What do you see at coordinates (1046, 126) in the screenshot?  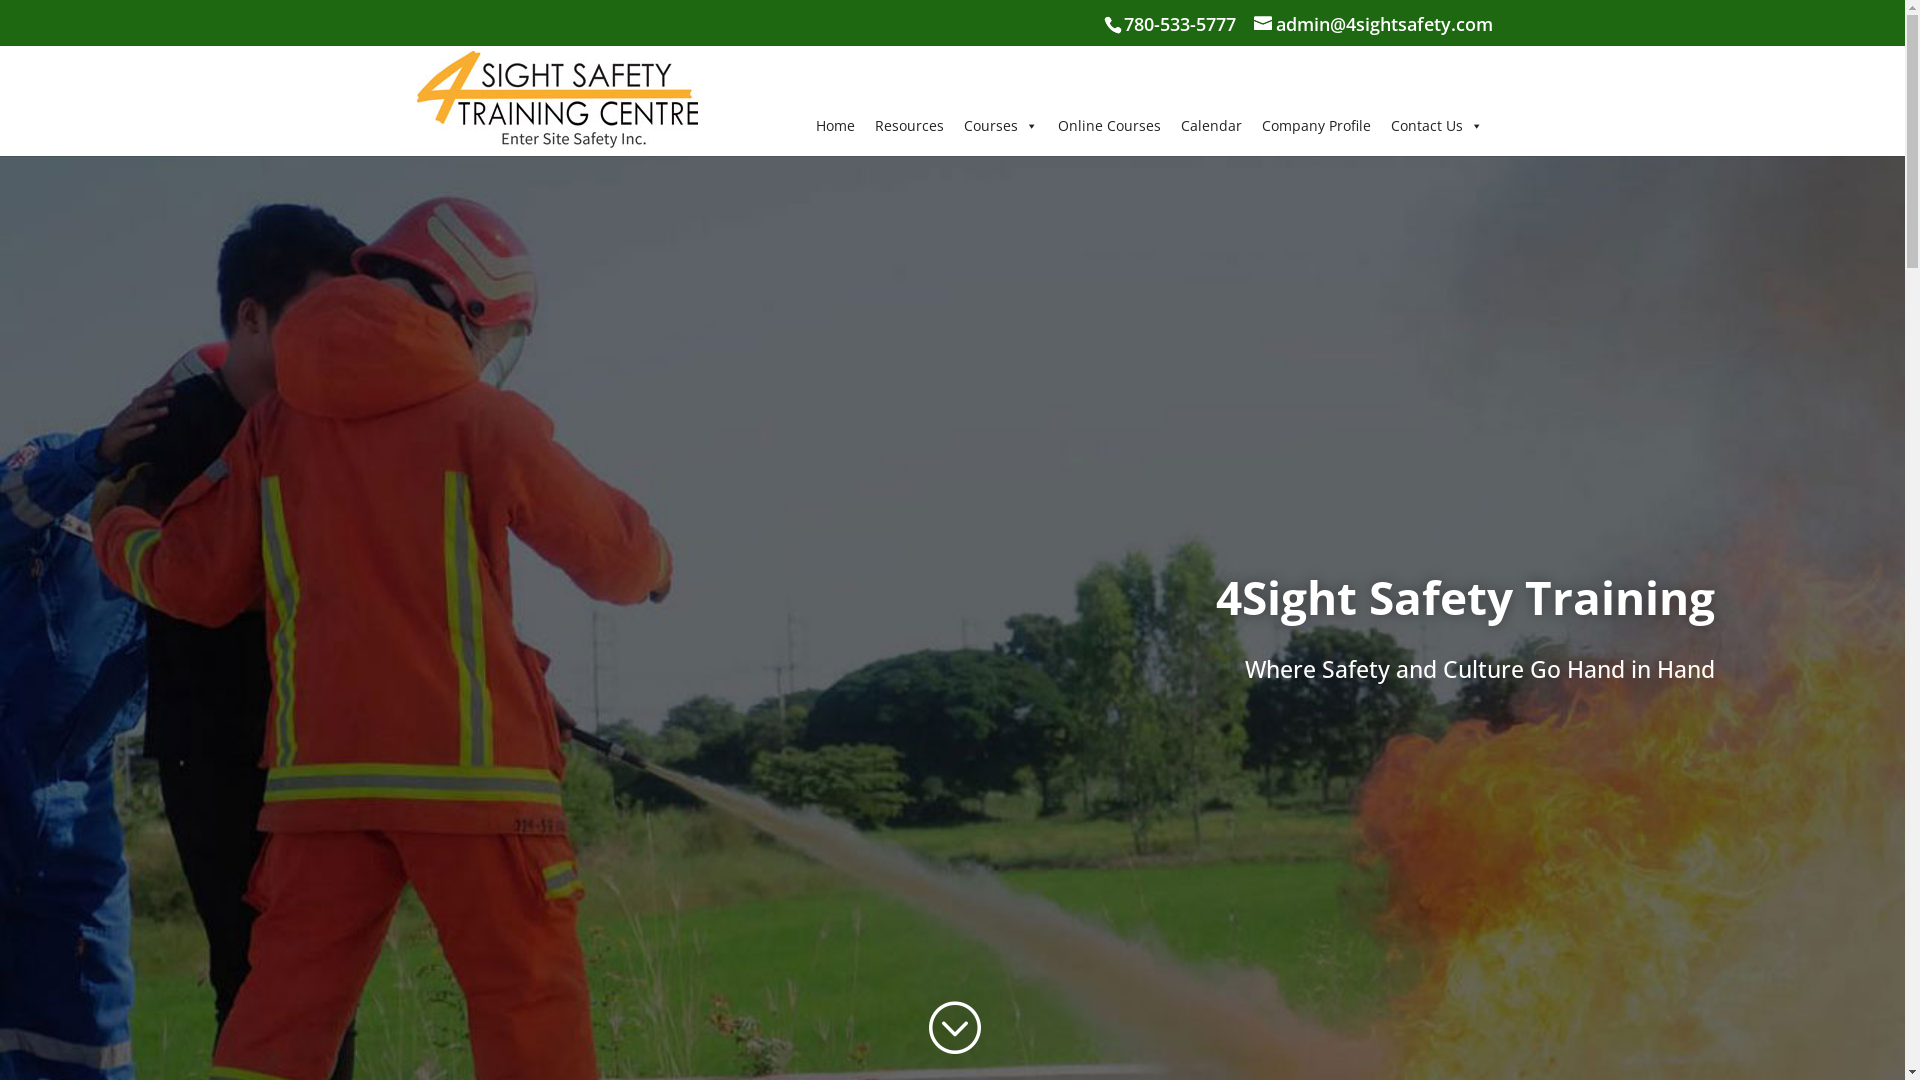 I see `'Online Courses'` at bounding box center [1046, 126].